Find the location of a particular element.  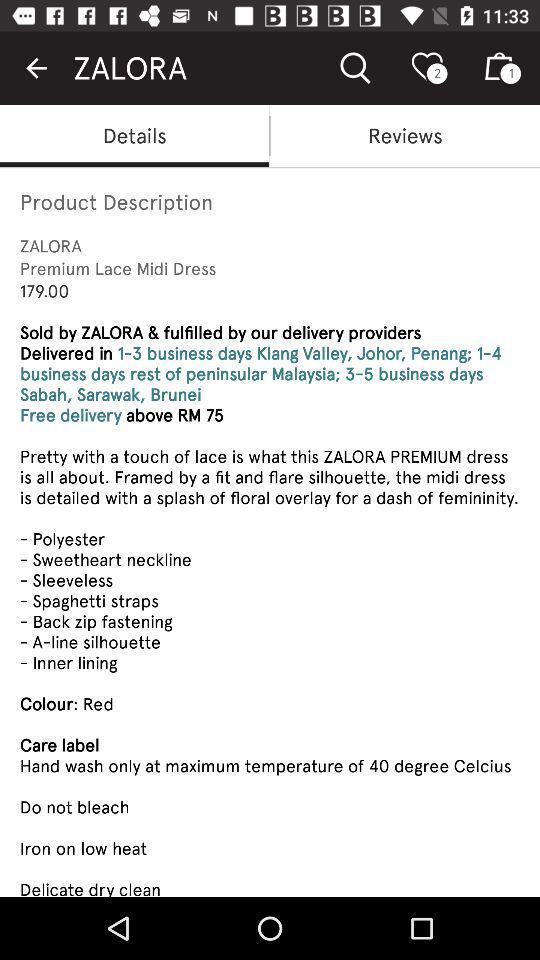

reviews is located at coordinates (405, 134).